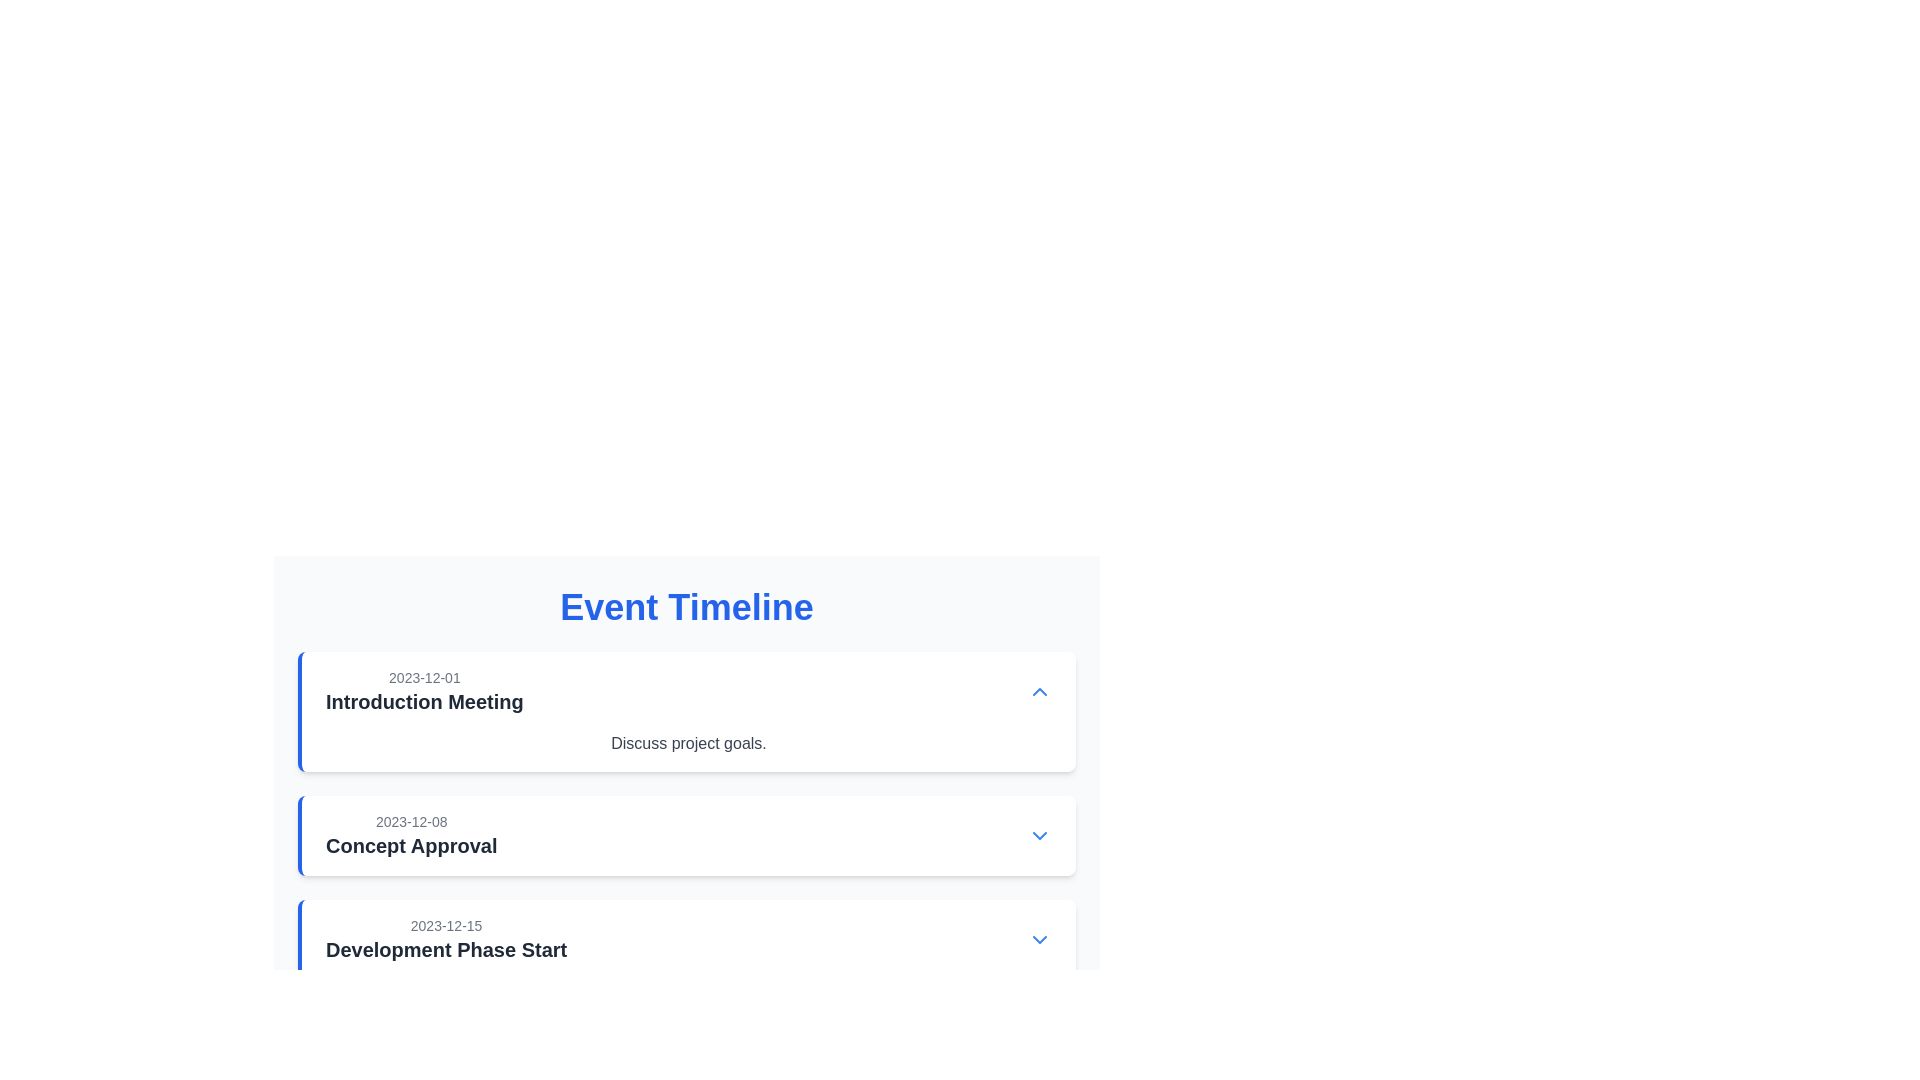 The width and height of the screenshot is (1920, 1080). I want to click on the Text Label that denotes the title of the event dated '2023-12-08' in the 'Event Timeline' interface, so click(410, 845).